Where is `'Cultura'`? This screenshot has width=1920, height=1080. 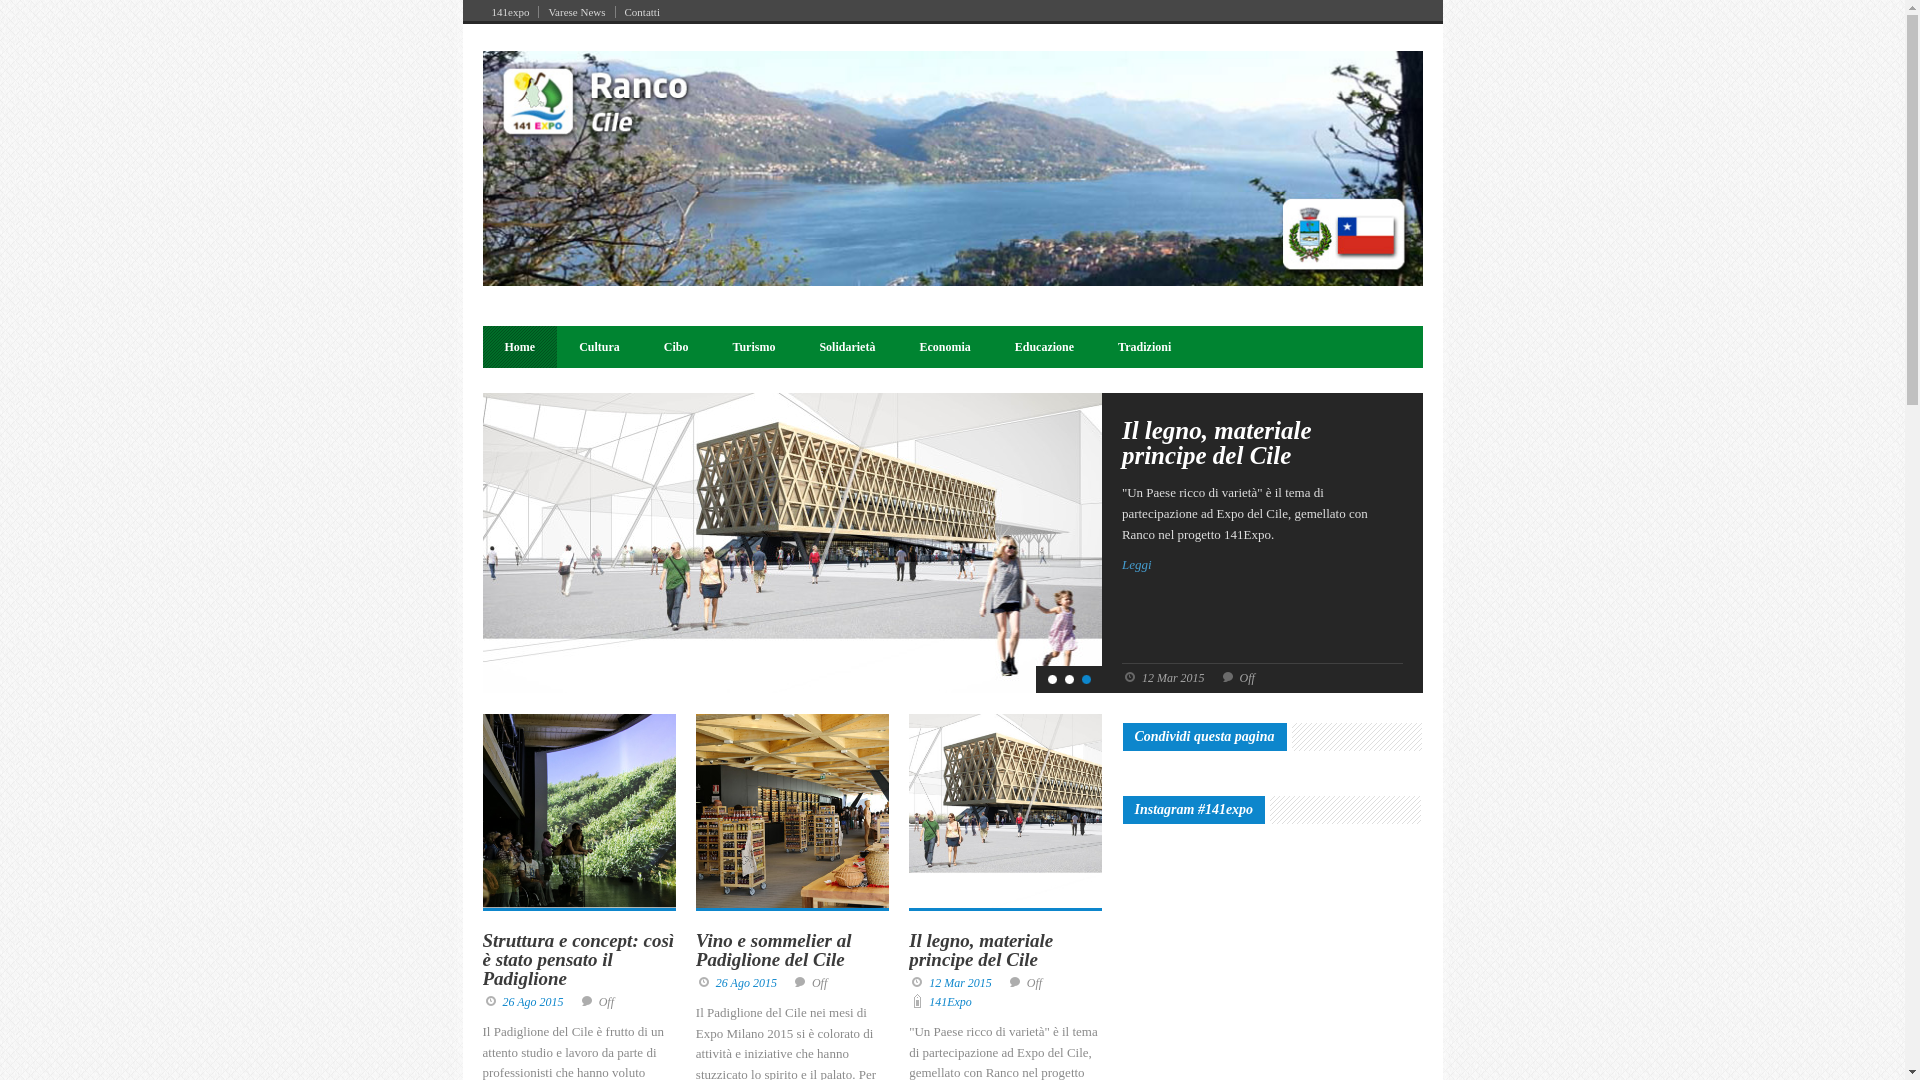
'Cultura' is located at coordinates (598, 346).